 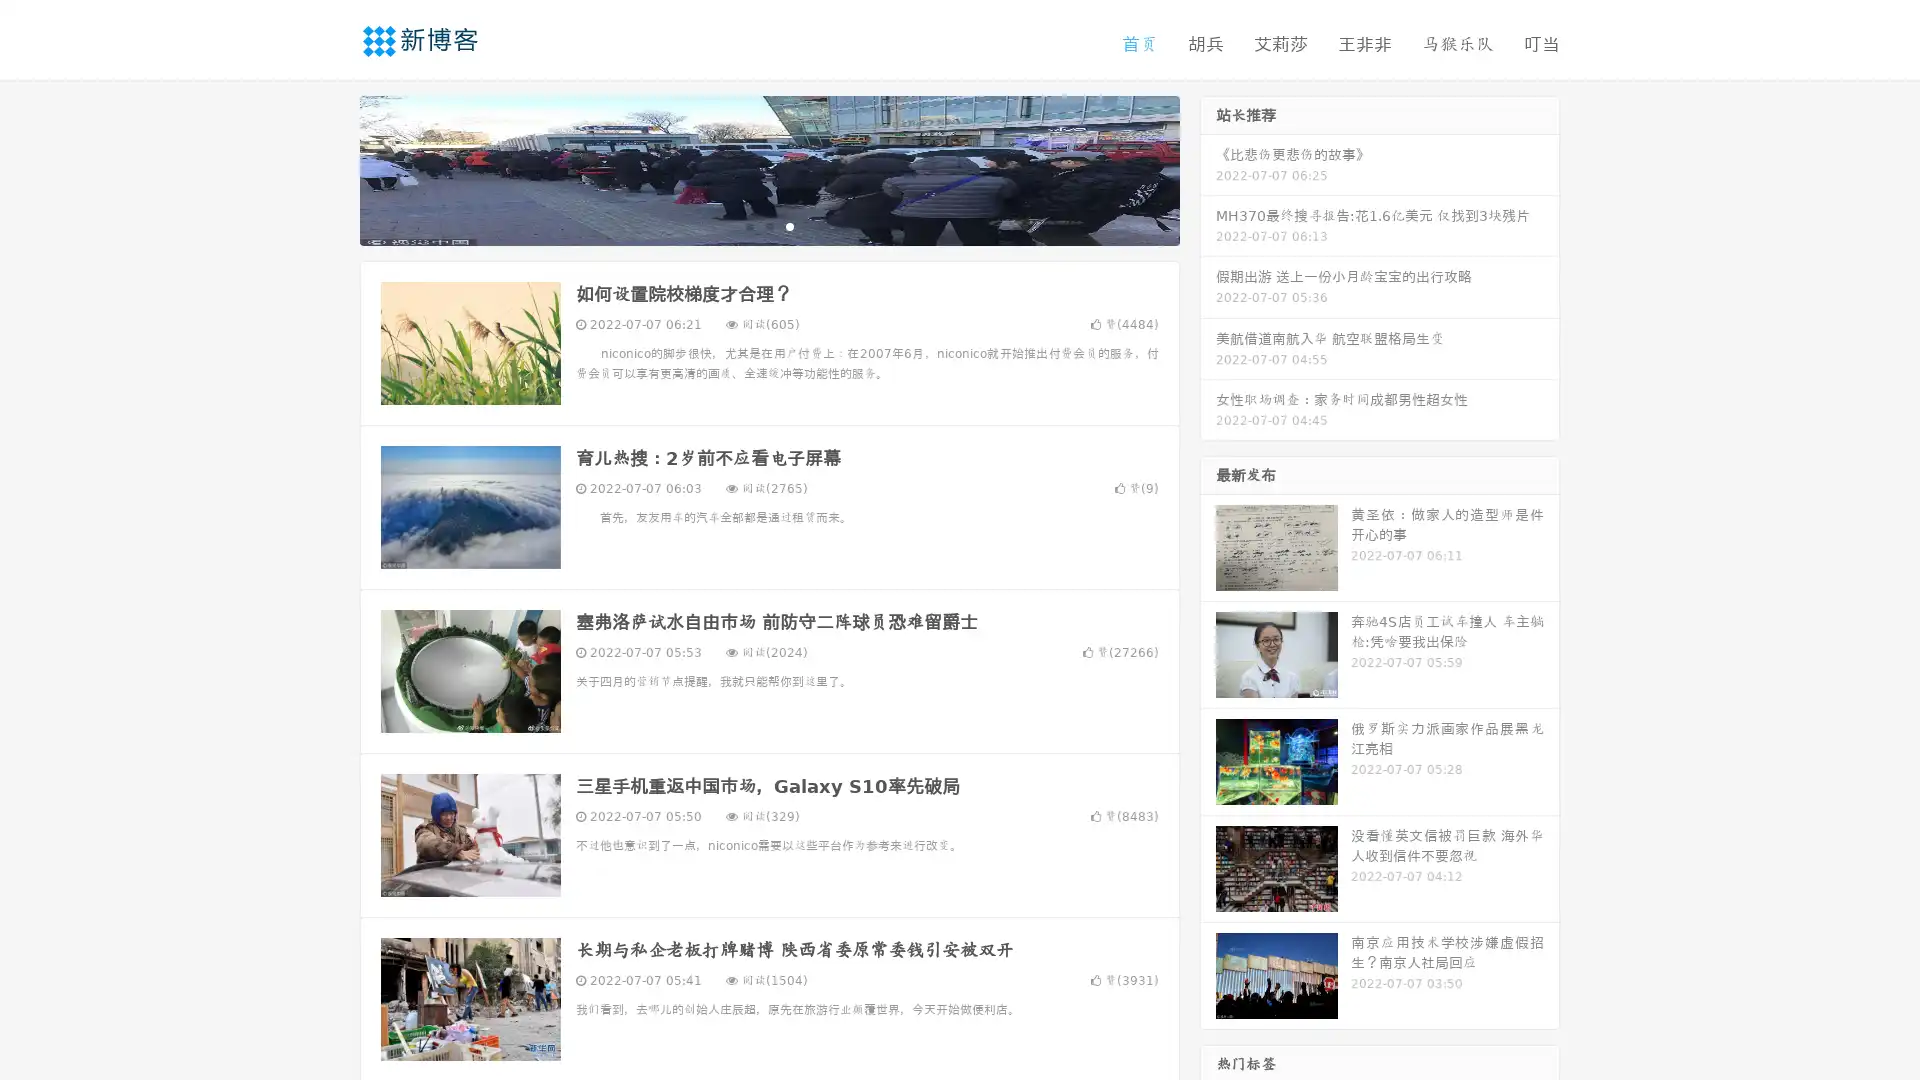 I want to click on Next slide, so click(x=1208, y=168).